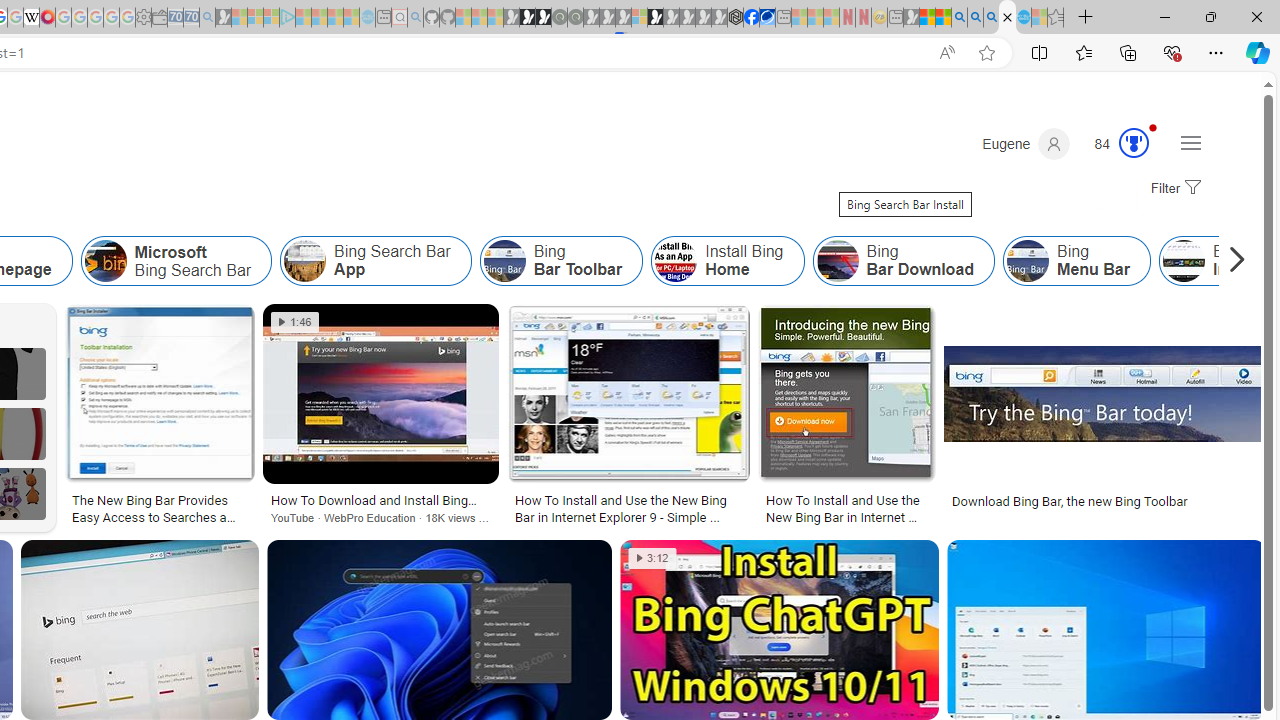 This screenshot has height=720, width=1280. What do you see at coordinates (367, 17) in the screenshot?
I see `'Home | Sky Blue Bikes - Sky Blue Bikes - Sleeping'` at bounding box center [367, 17].